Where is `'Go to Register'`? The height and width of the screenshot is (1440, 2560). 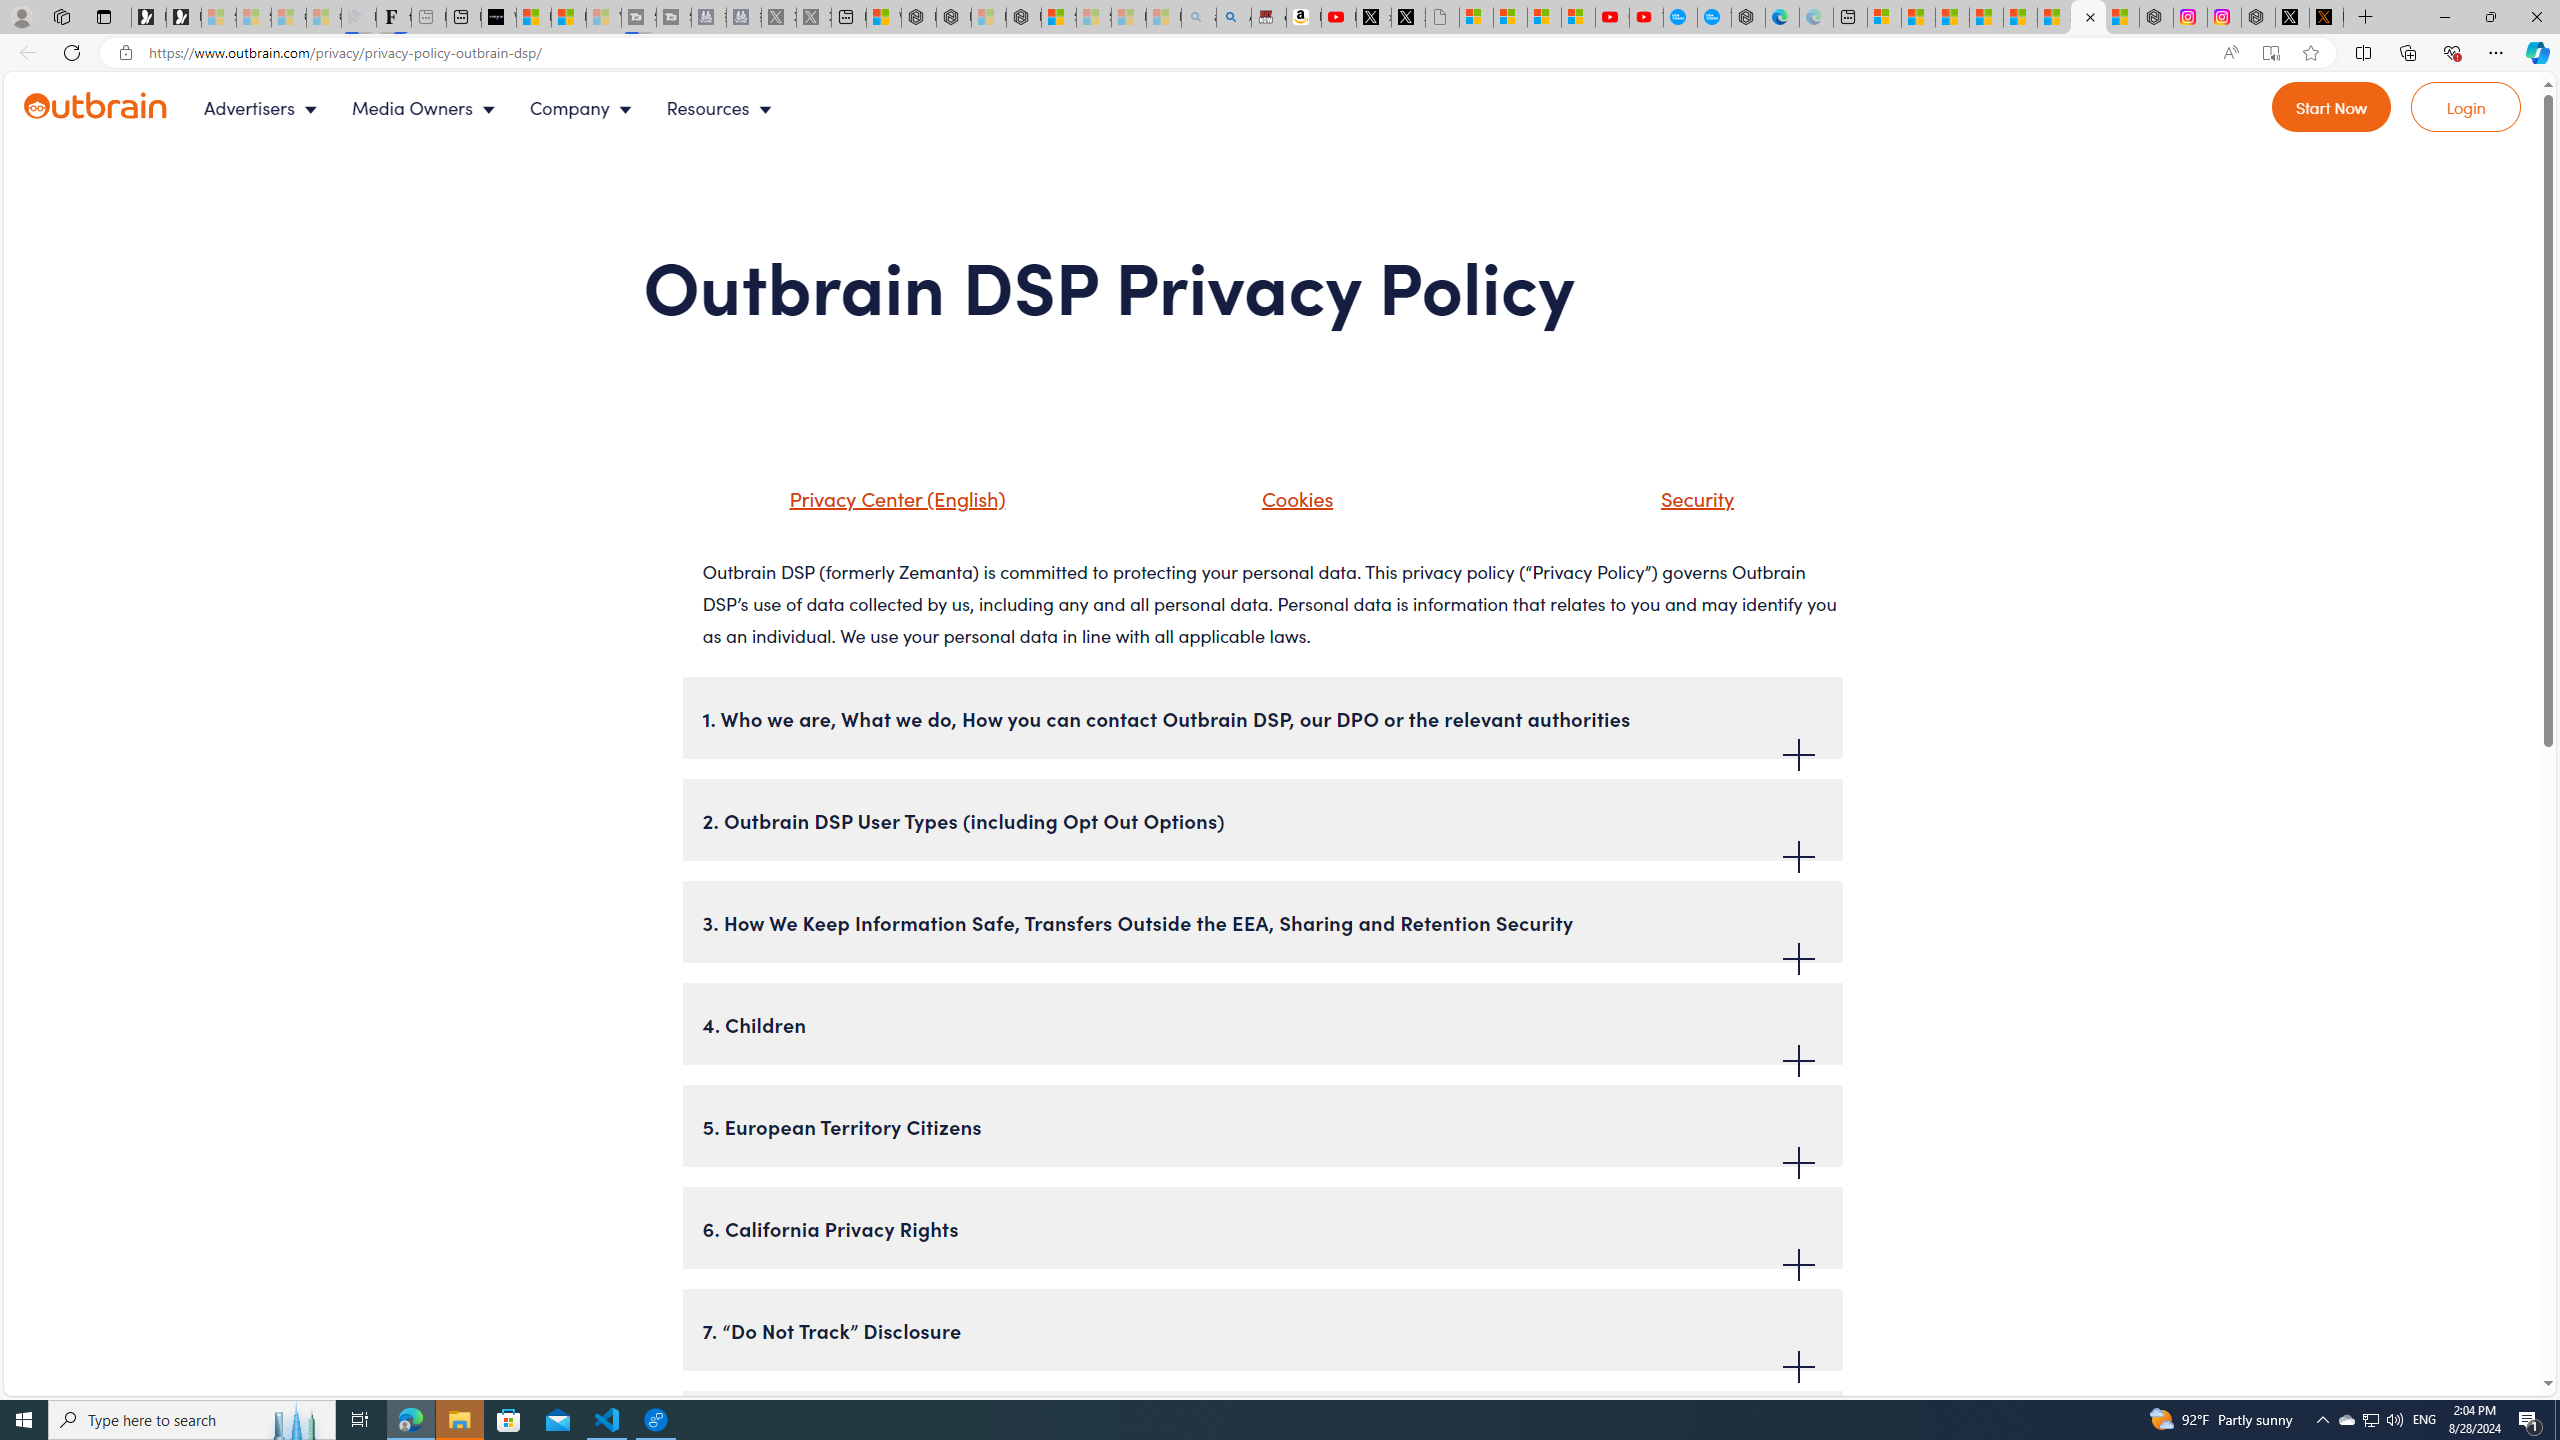 'Go to Register' is located at coordinates (2331, 107).